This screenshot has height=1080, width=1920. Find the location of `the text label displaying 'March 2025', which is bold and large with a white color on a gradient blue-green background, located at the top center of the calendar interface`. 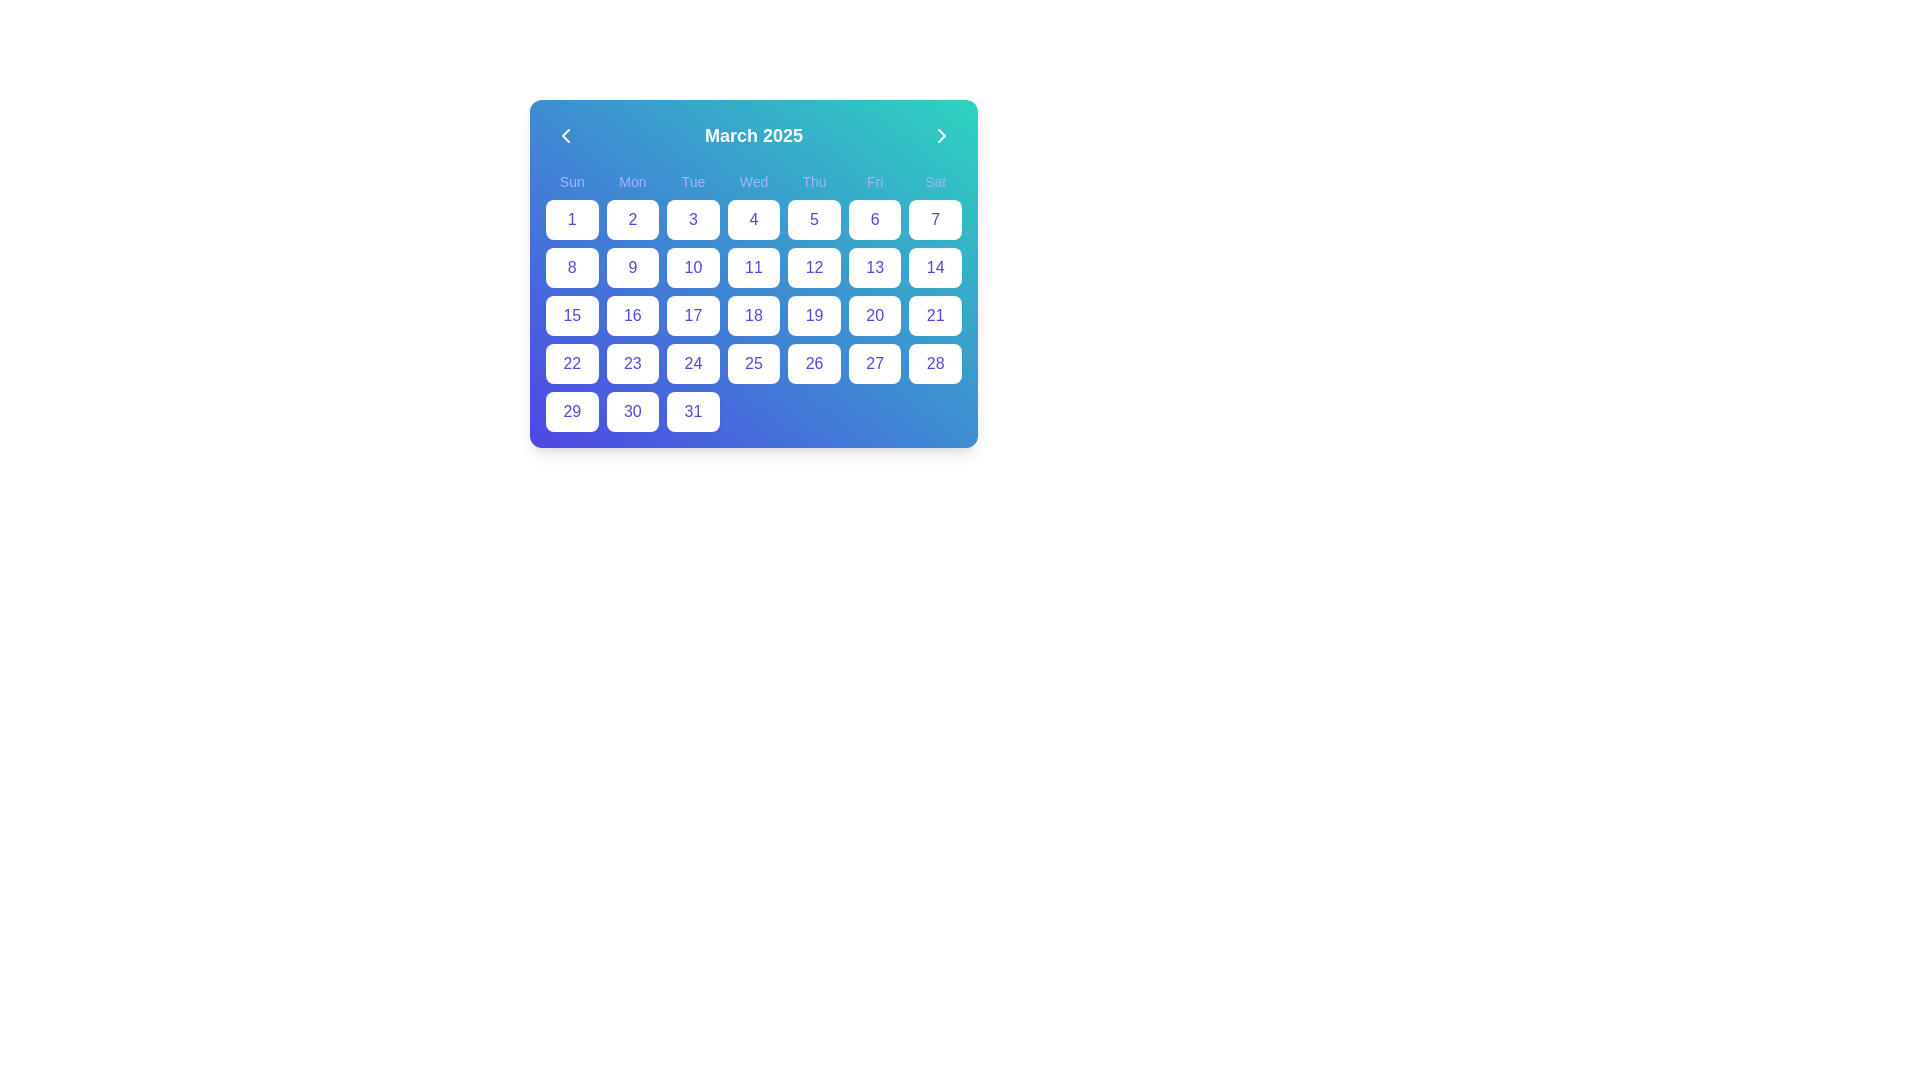

the text label displaying 'March 2025', which is bold and large with a white color on a gradient blue-green background, located at the top center of the calendar interface is located at coordinates (752, 135).